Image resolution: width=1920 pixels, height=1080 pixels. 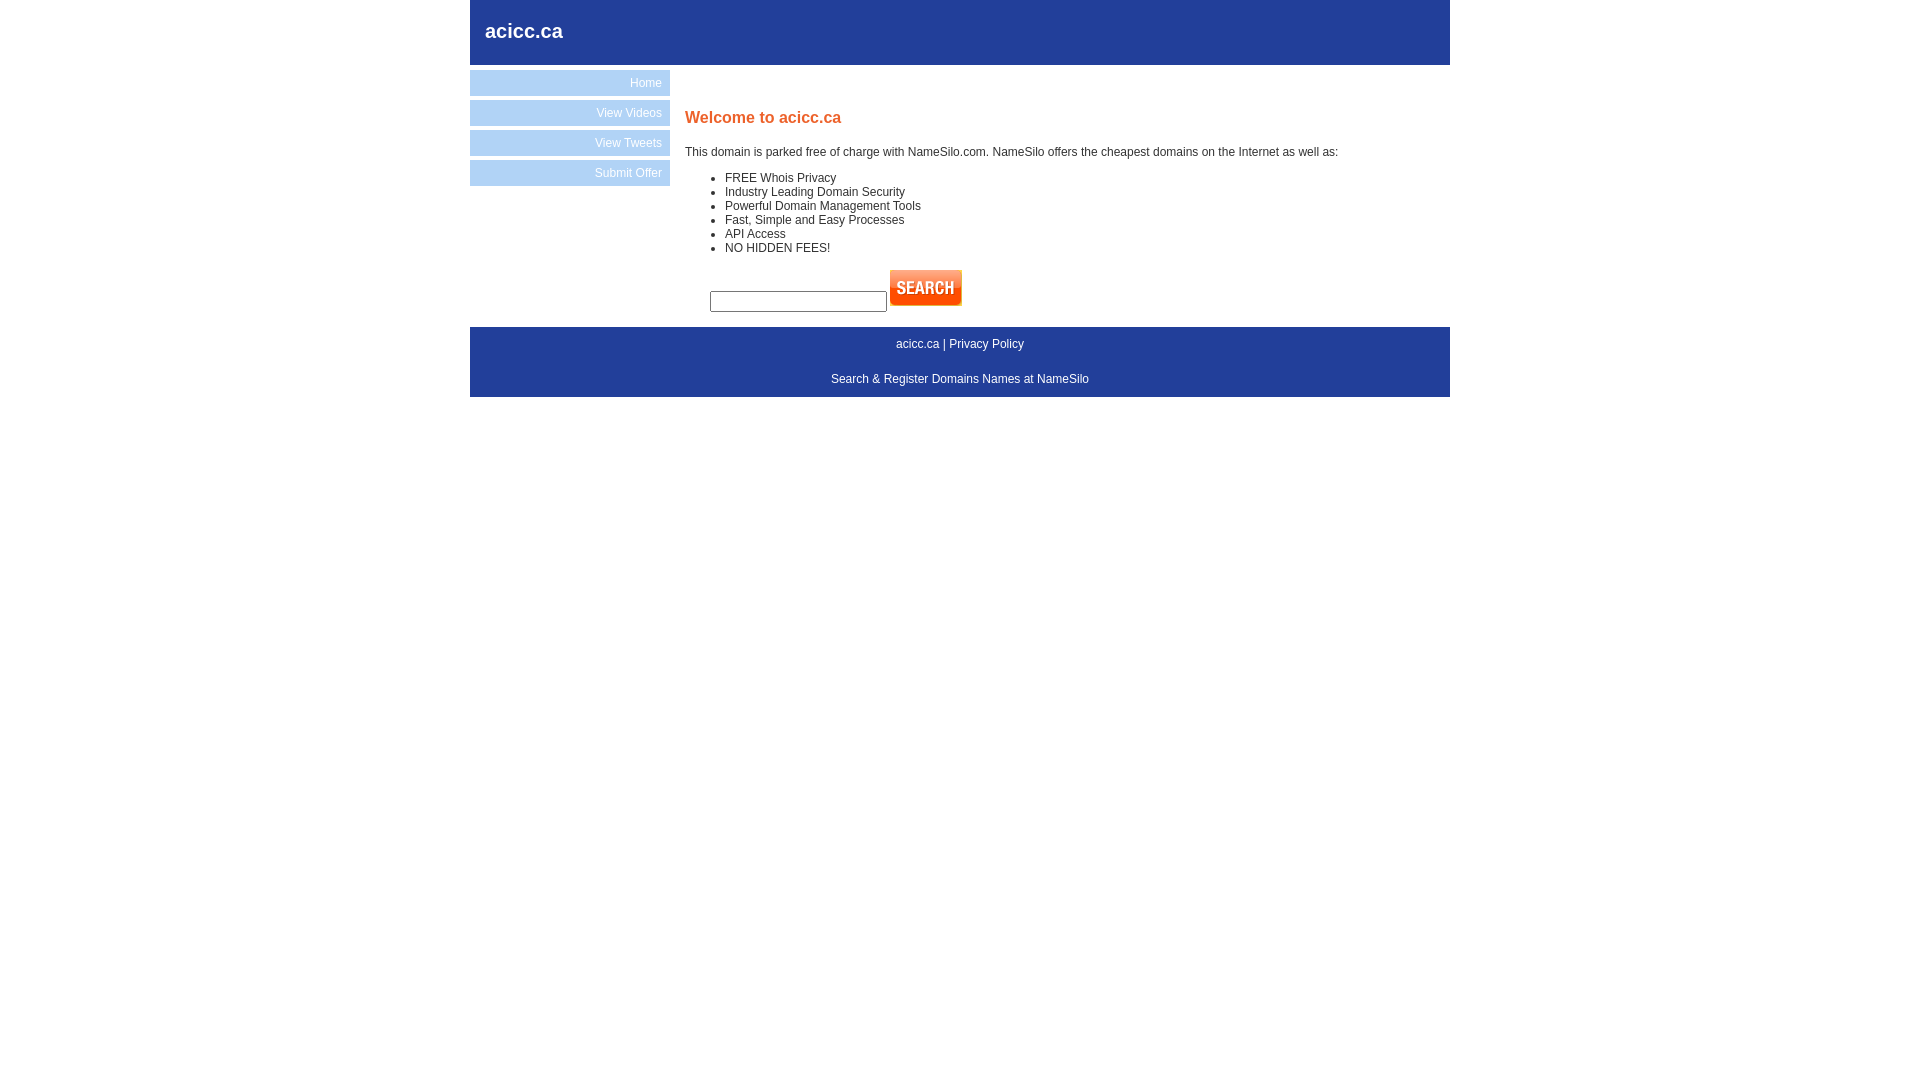 I want to click on 'Home', so click(x=569, y=82).